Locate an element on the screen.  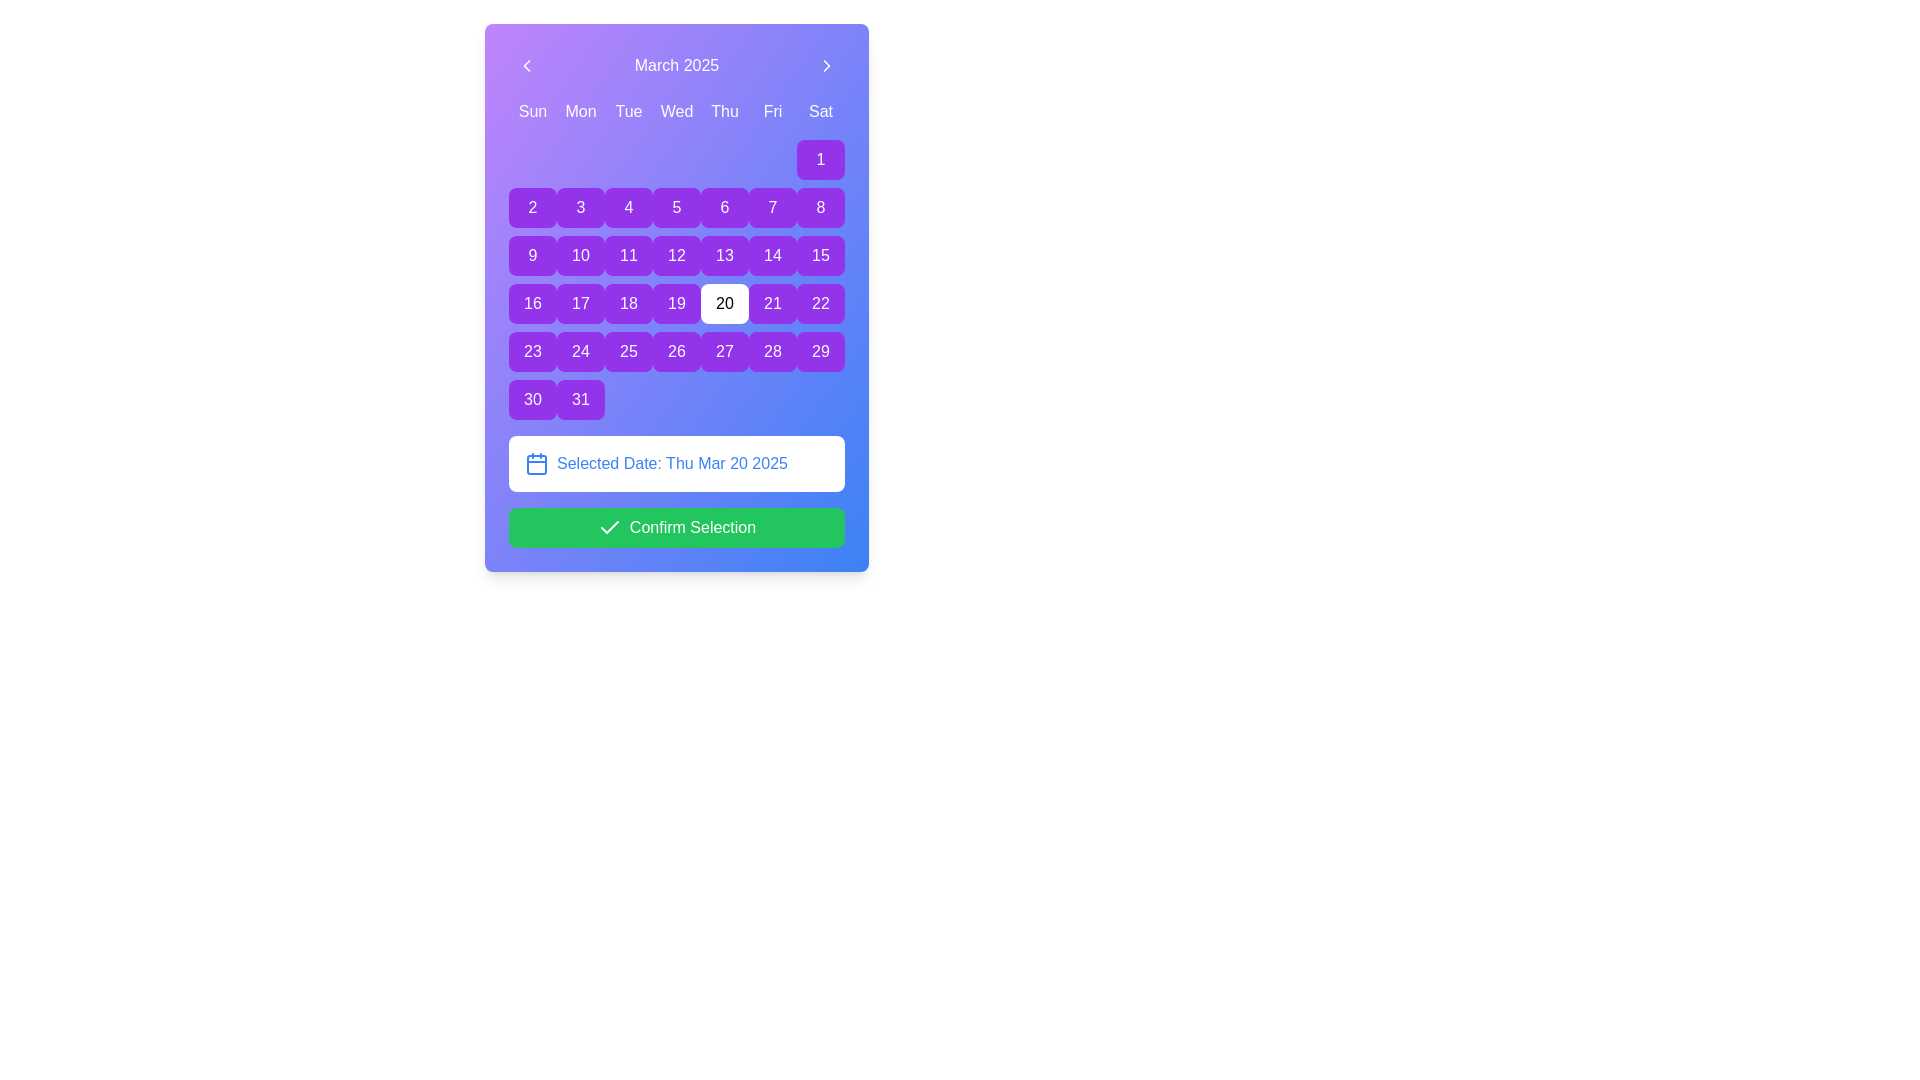
the rounded rectangular purple button displaying the number '1' is located at coordinates (820, 158).